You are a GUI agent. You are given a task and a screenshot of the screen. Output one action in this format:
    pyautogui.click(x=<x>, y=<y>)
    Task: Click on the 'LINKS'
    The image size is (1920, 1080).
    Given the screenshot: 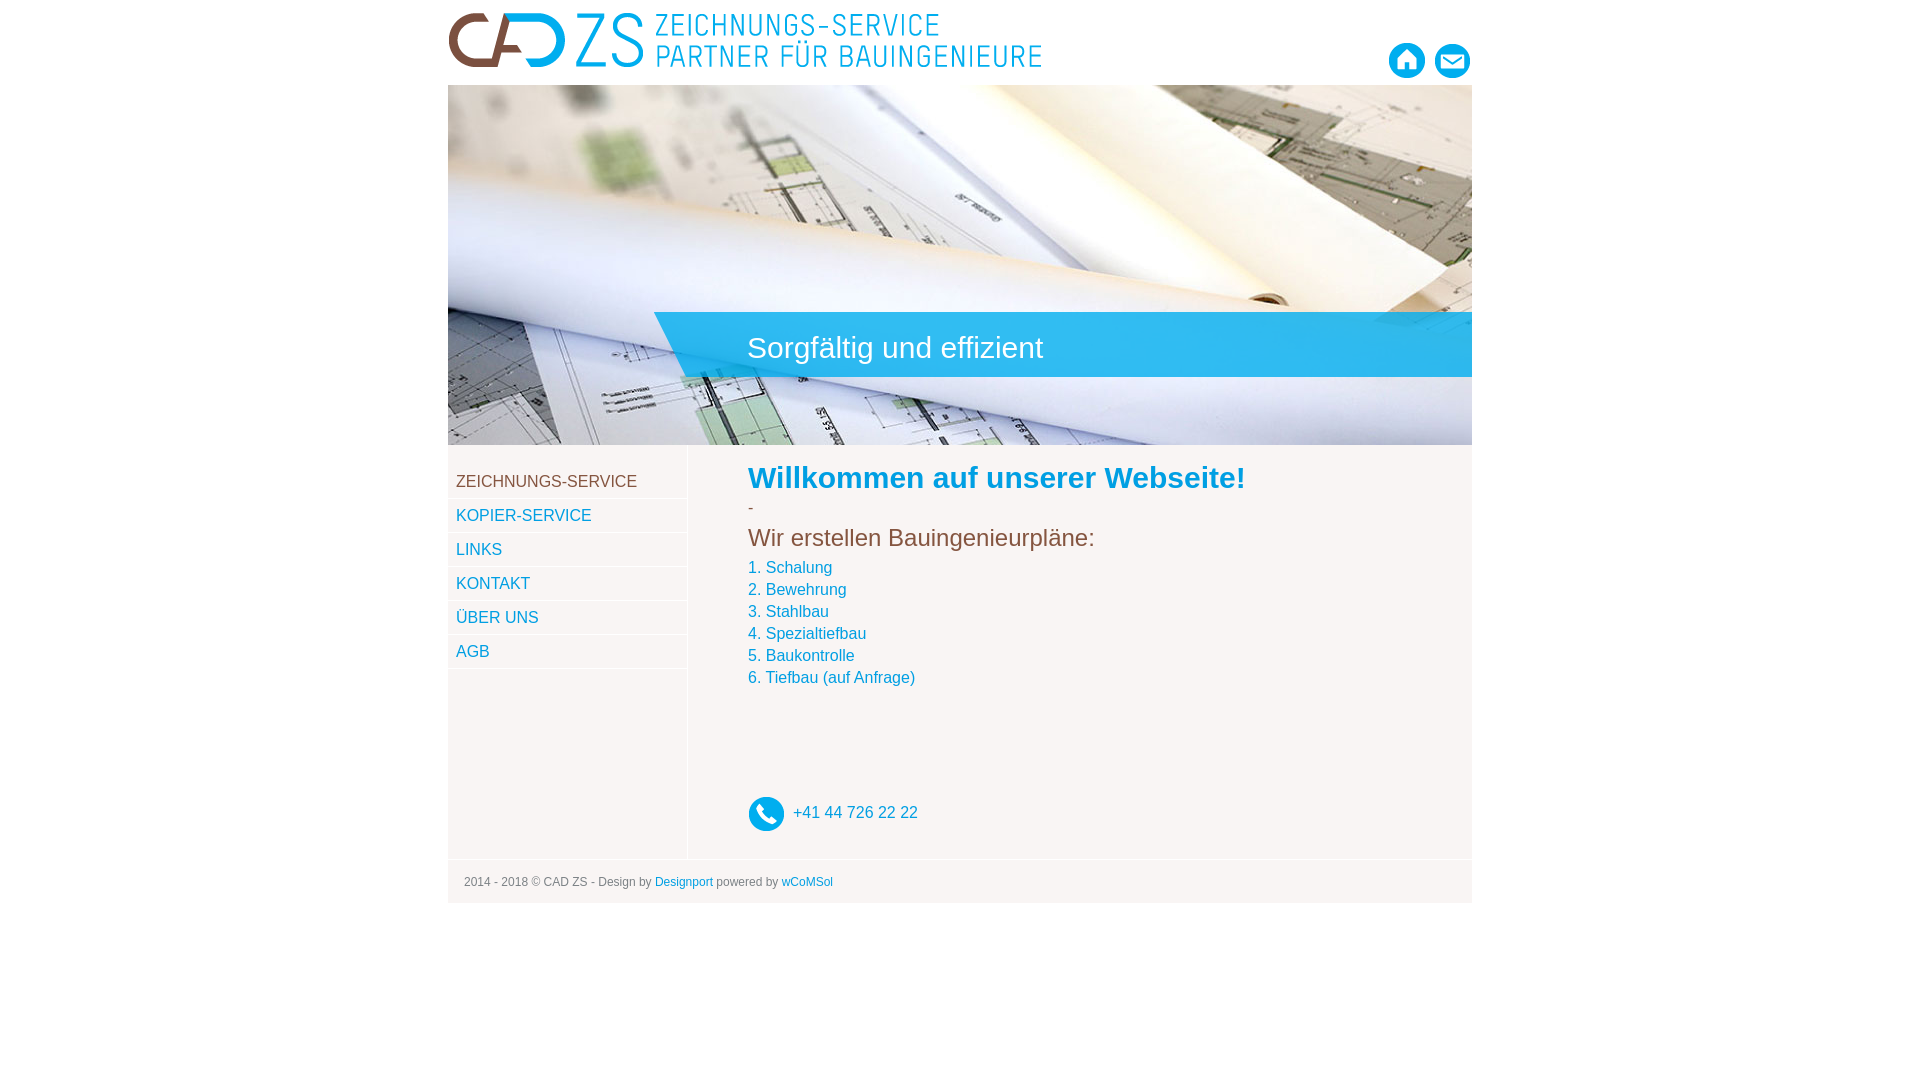 What is the action you would take?
    pyautogui.click(x=478, y=549)
    